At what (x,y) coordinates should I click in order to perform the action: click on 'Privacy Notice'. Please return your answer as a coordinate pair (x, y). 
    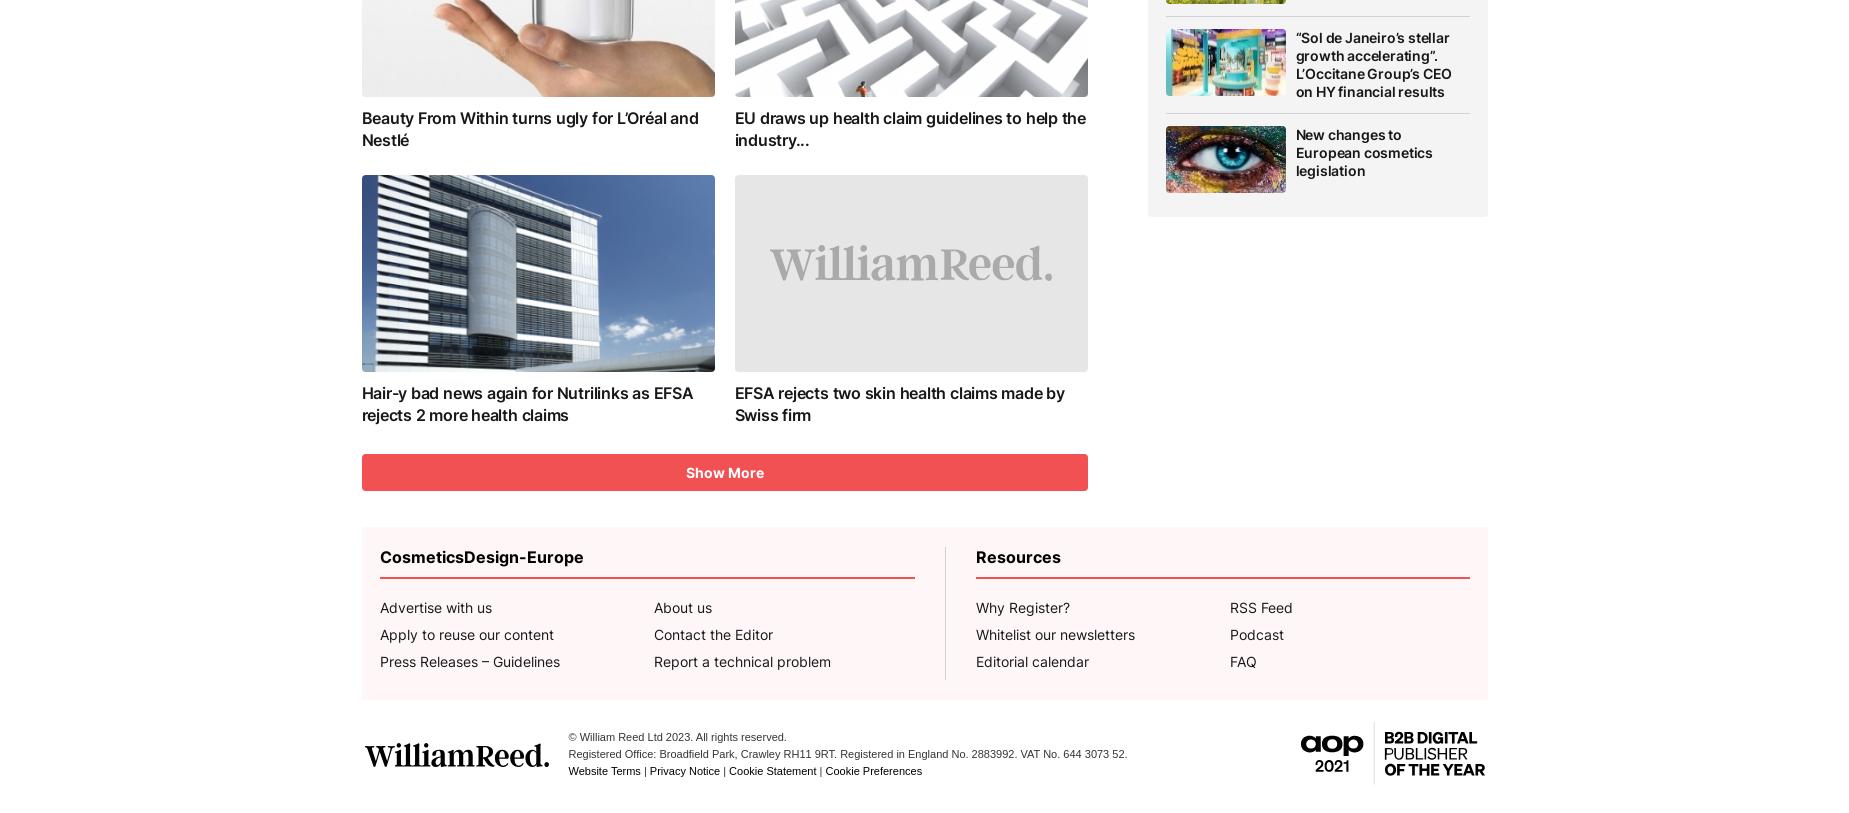
    Looking at the image, I should click on (647, 770).